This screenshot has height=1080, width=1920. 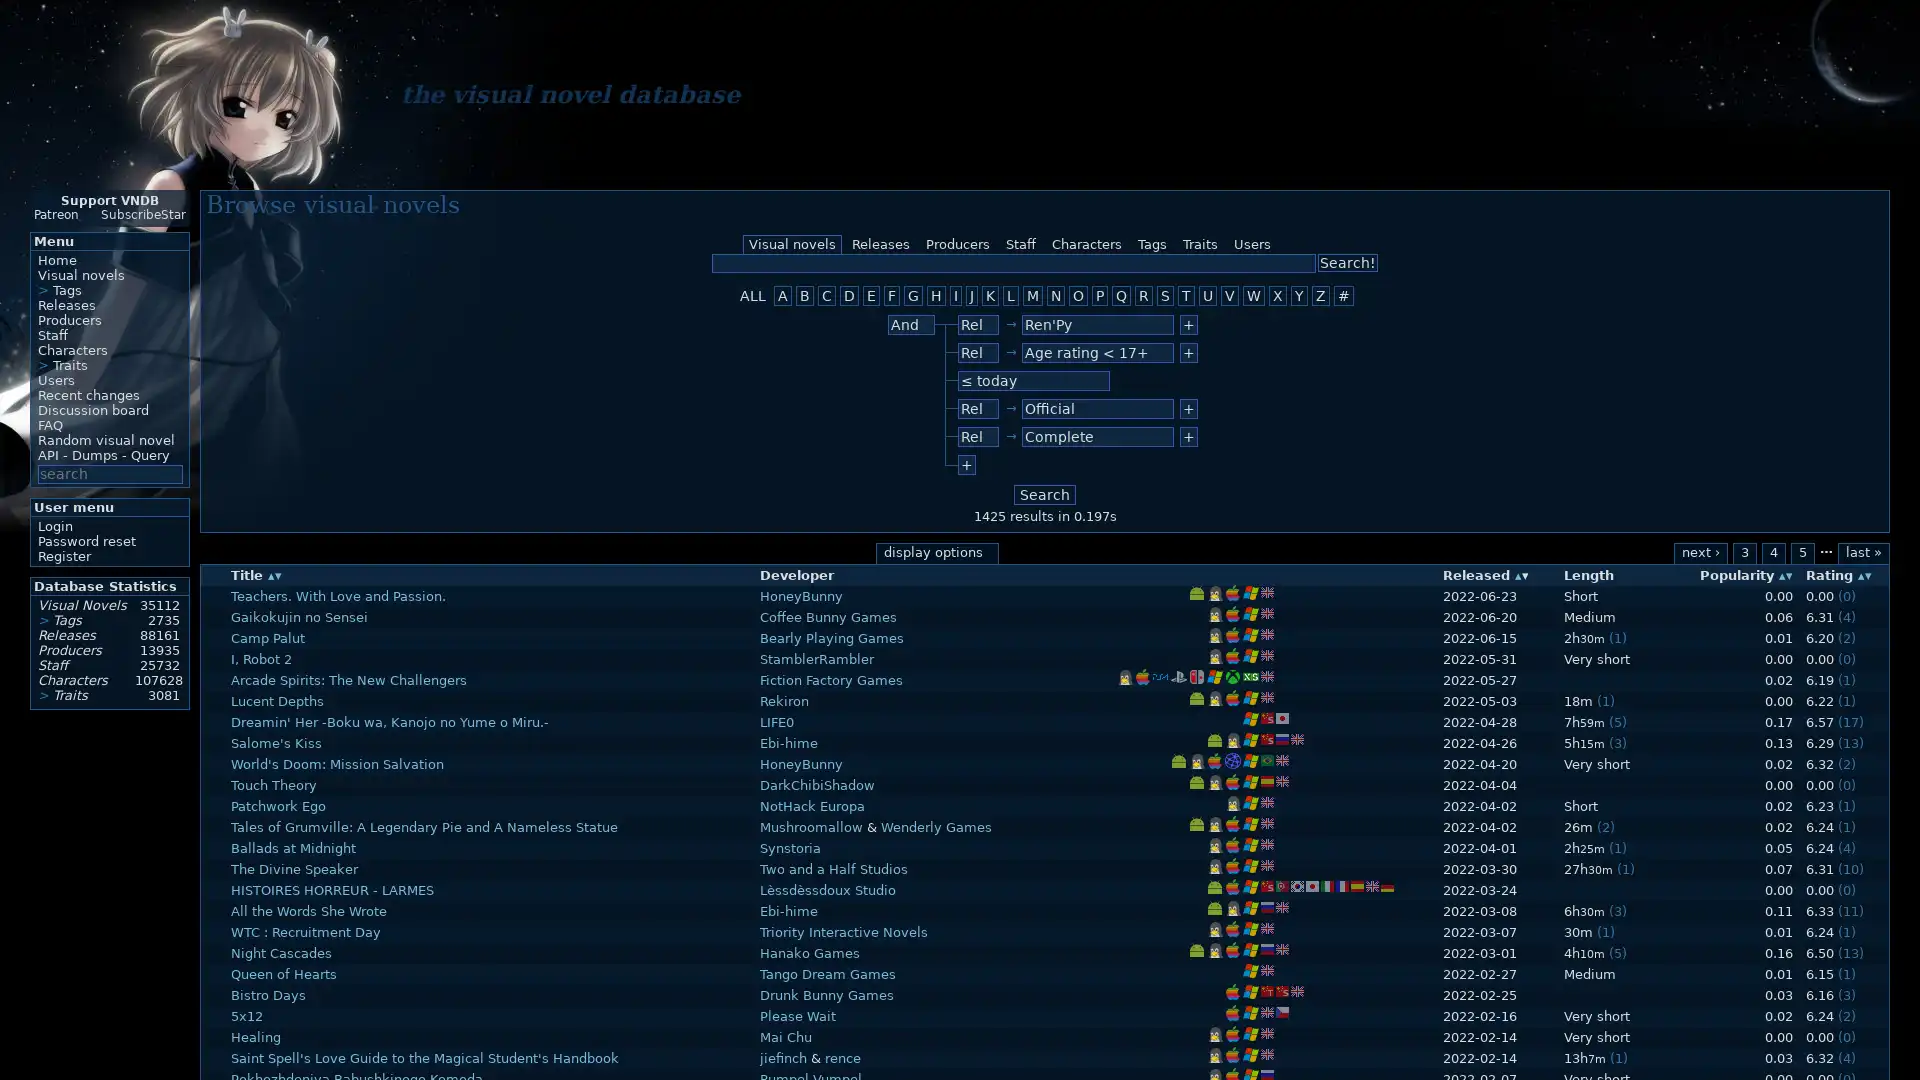 What do you see at coordinates (1032, 296) in the screenshot?
I see `M` at bounding box center [1032, 296].